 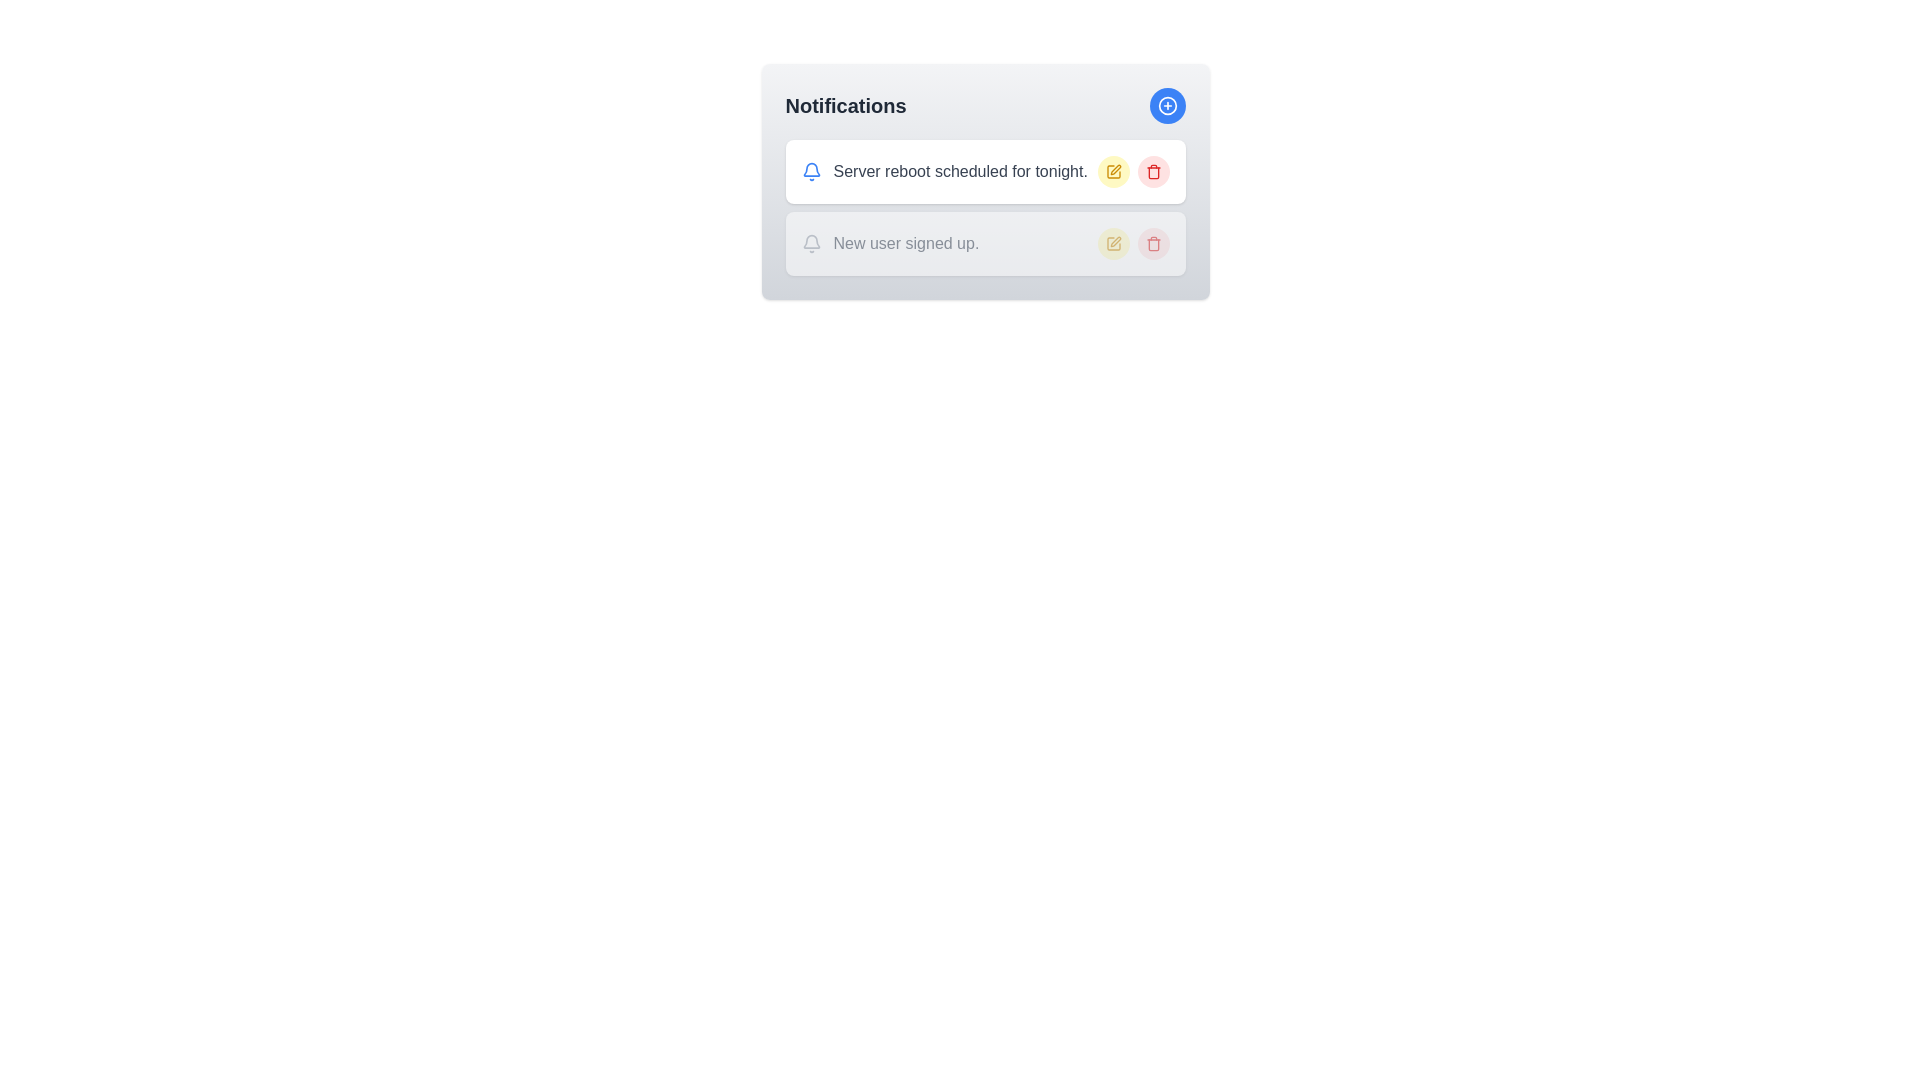 What do you see at coordinates (1112, 171) in the screenshot?
I see `the circular yellow button with a pencil icon located directly to the right of the text 'Server reboot scheduled for tonight.'` at bounding box center [1112, 171].